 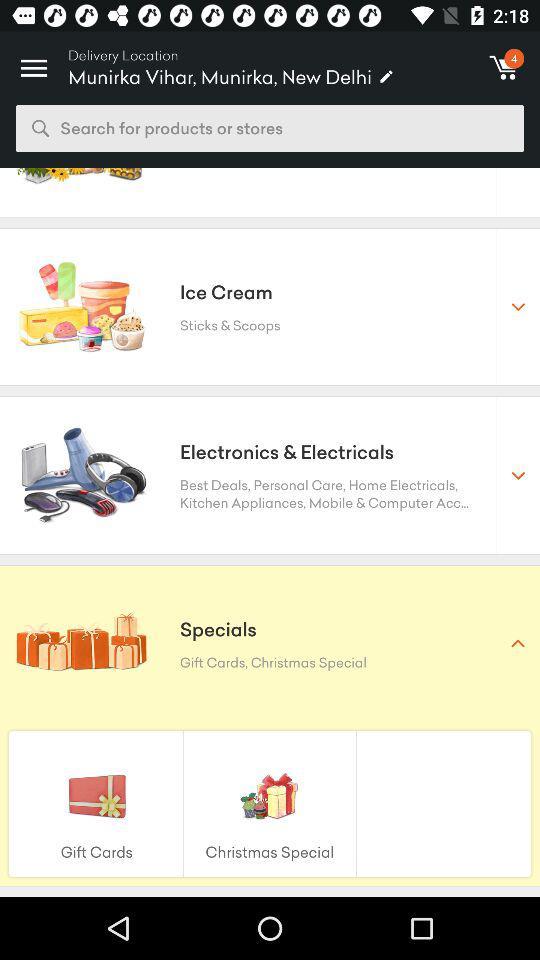 I want to click on the item to the left of the delivery location icon, so click(x=33, y=62).